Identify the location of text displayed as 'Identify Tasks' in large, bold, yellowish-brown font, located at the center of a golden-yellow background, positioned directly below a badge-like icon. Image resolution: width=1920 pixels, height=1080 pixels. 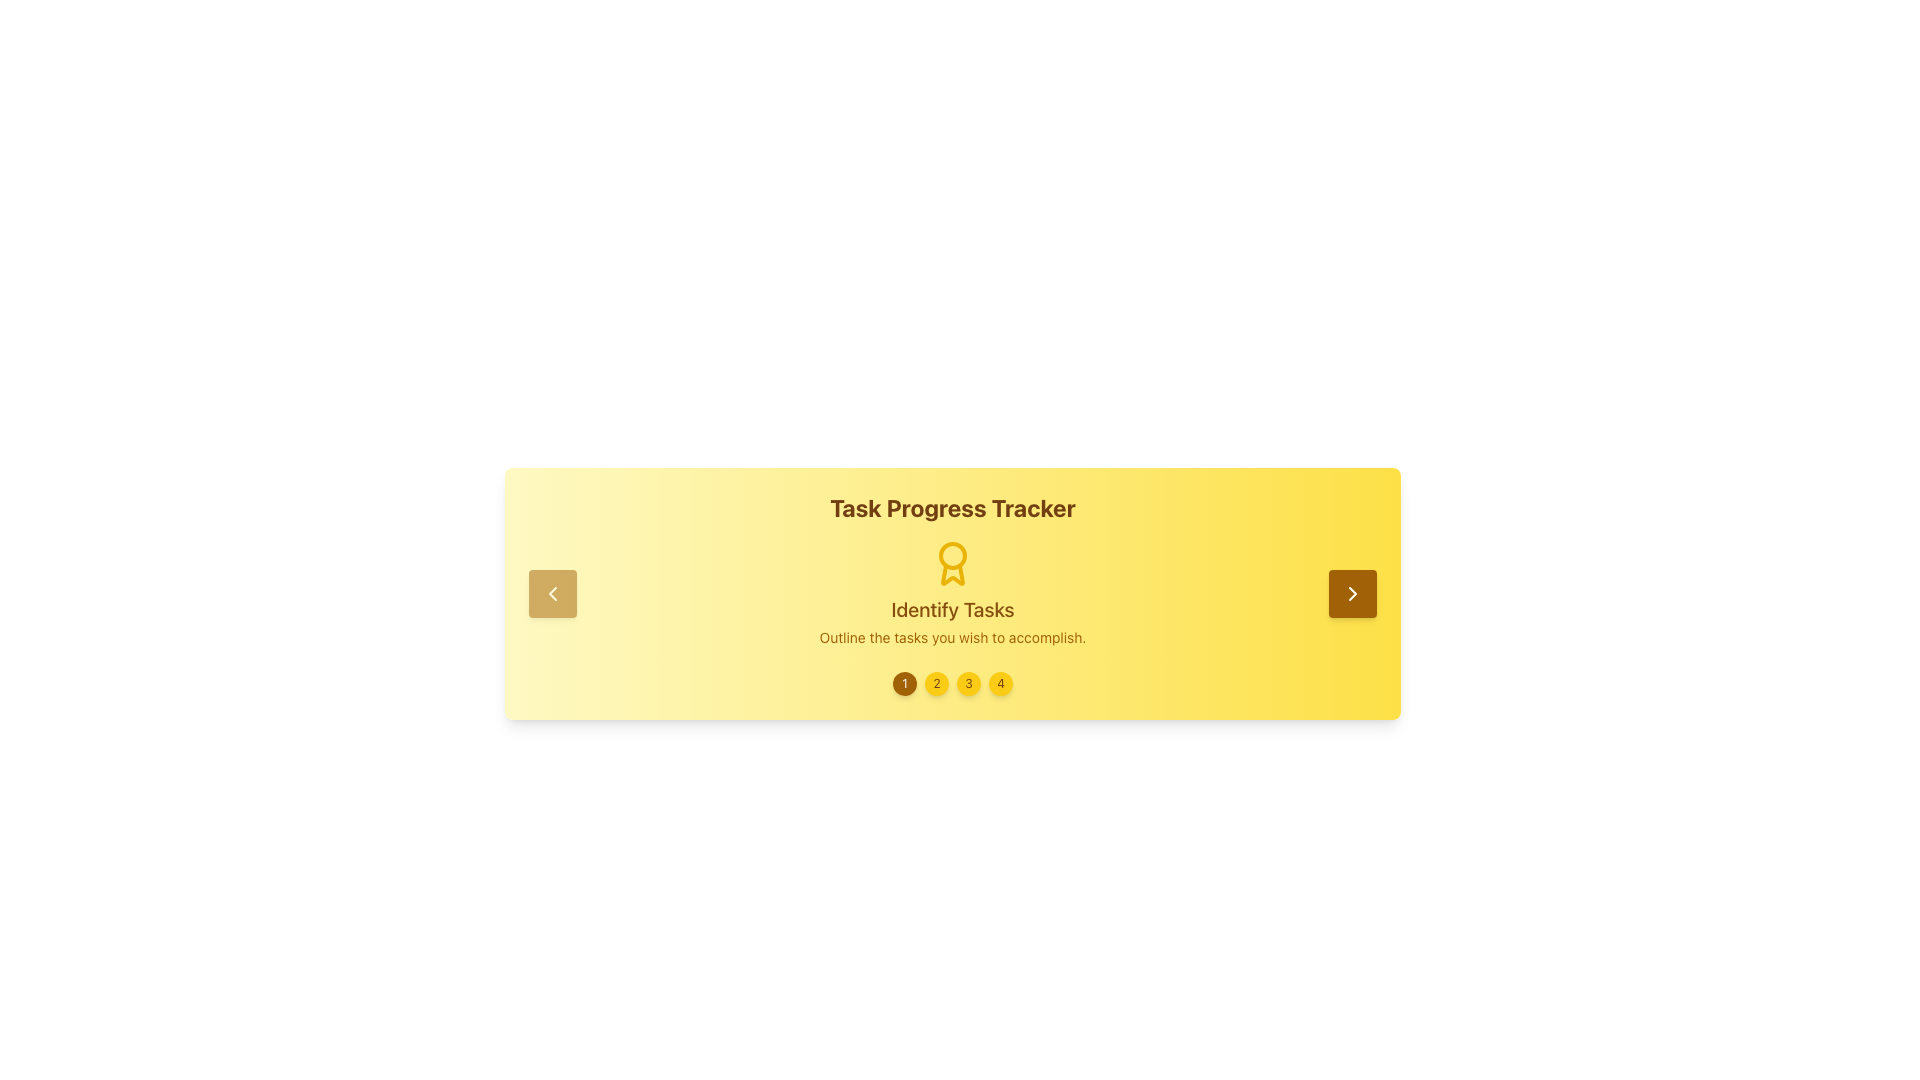
(952, 608).